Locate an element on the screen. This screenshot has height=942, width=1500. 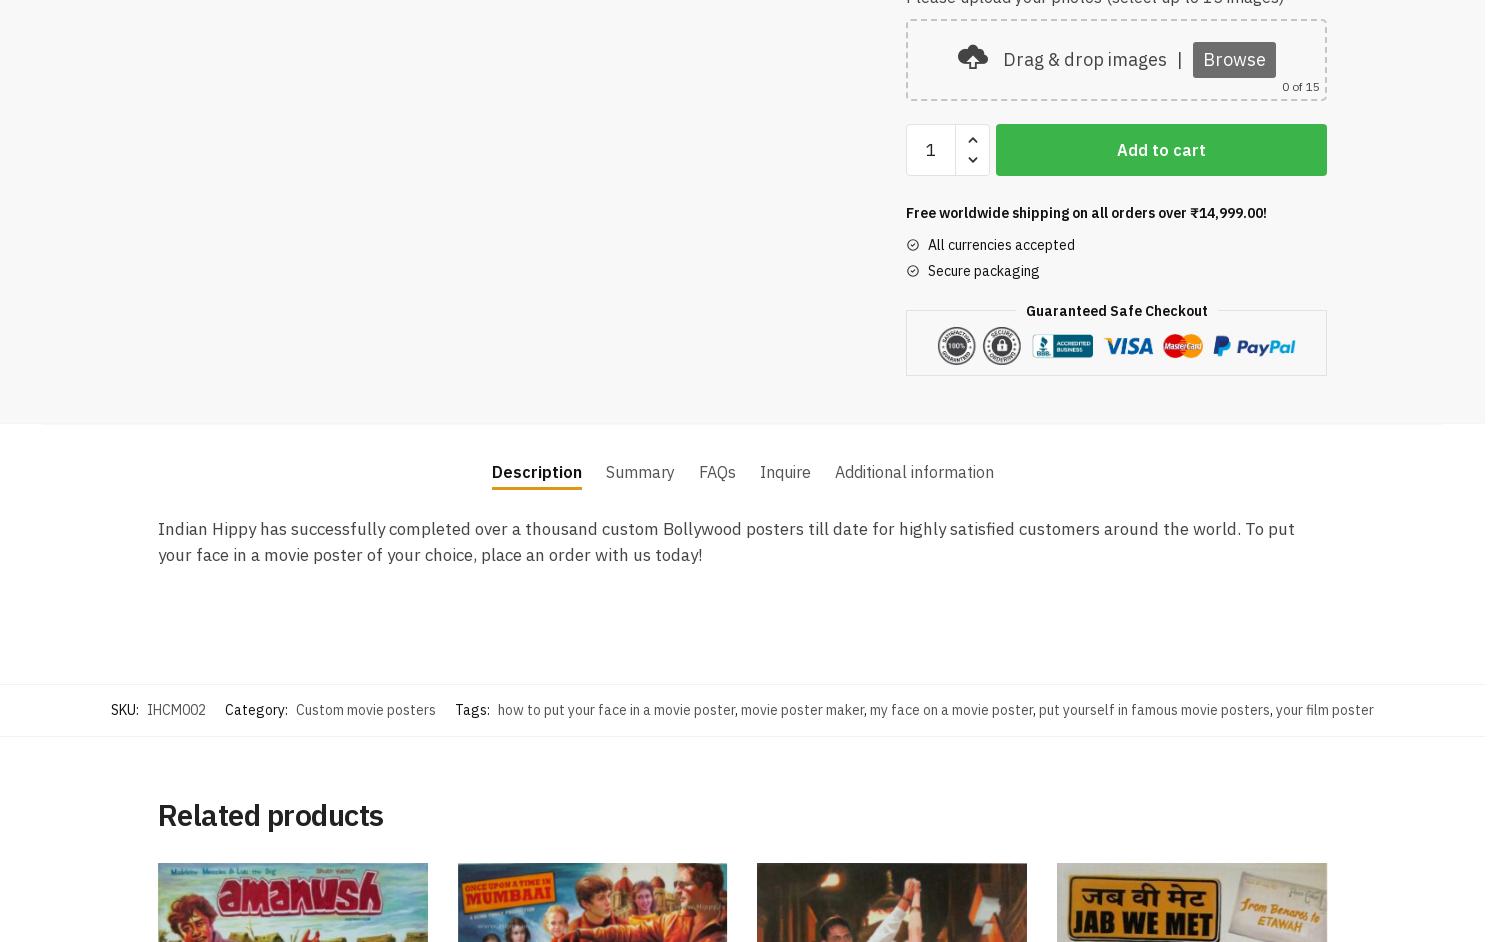
'IHCM002' is located at coordinates (176, 706).